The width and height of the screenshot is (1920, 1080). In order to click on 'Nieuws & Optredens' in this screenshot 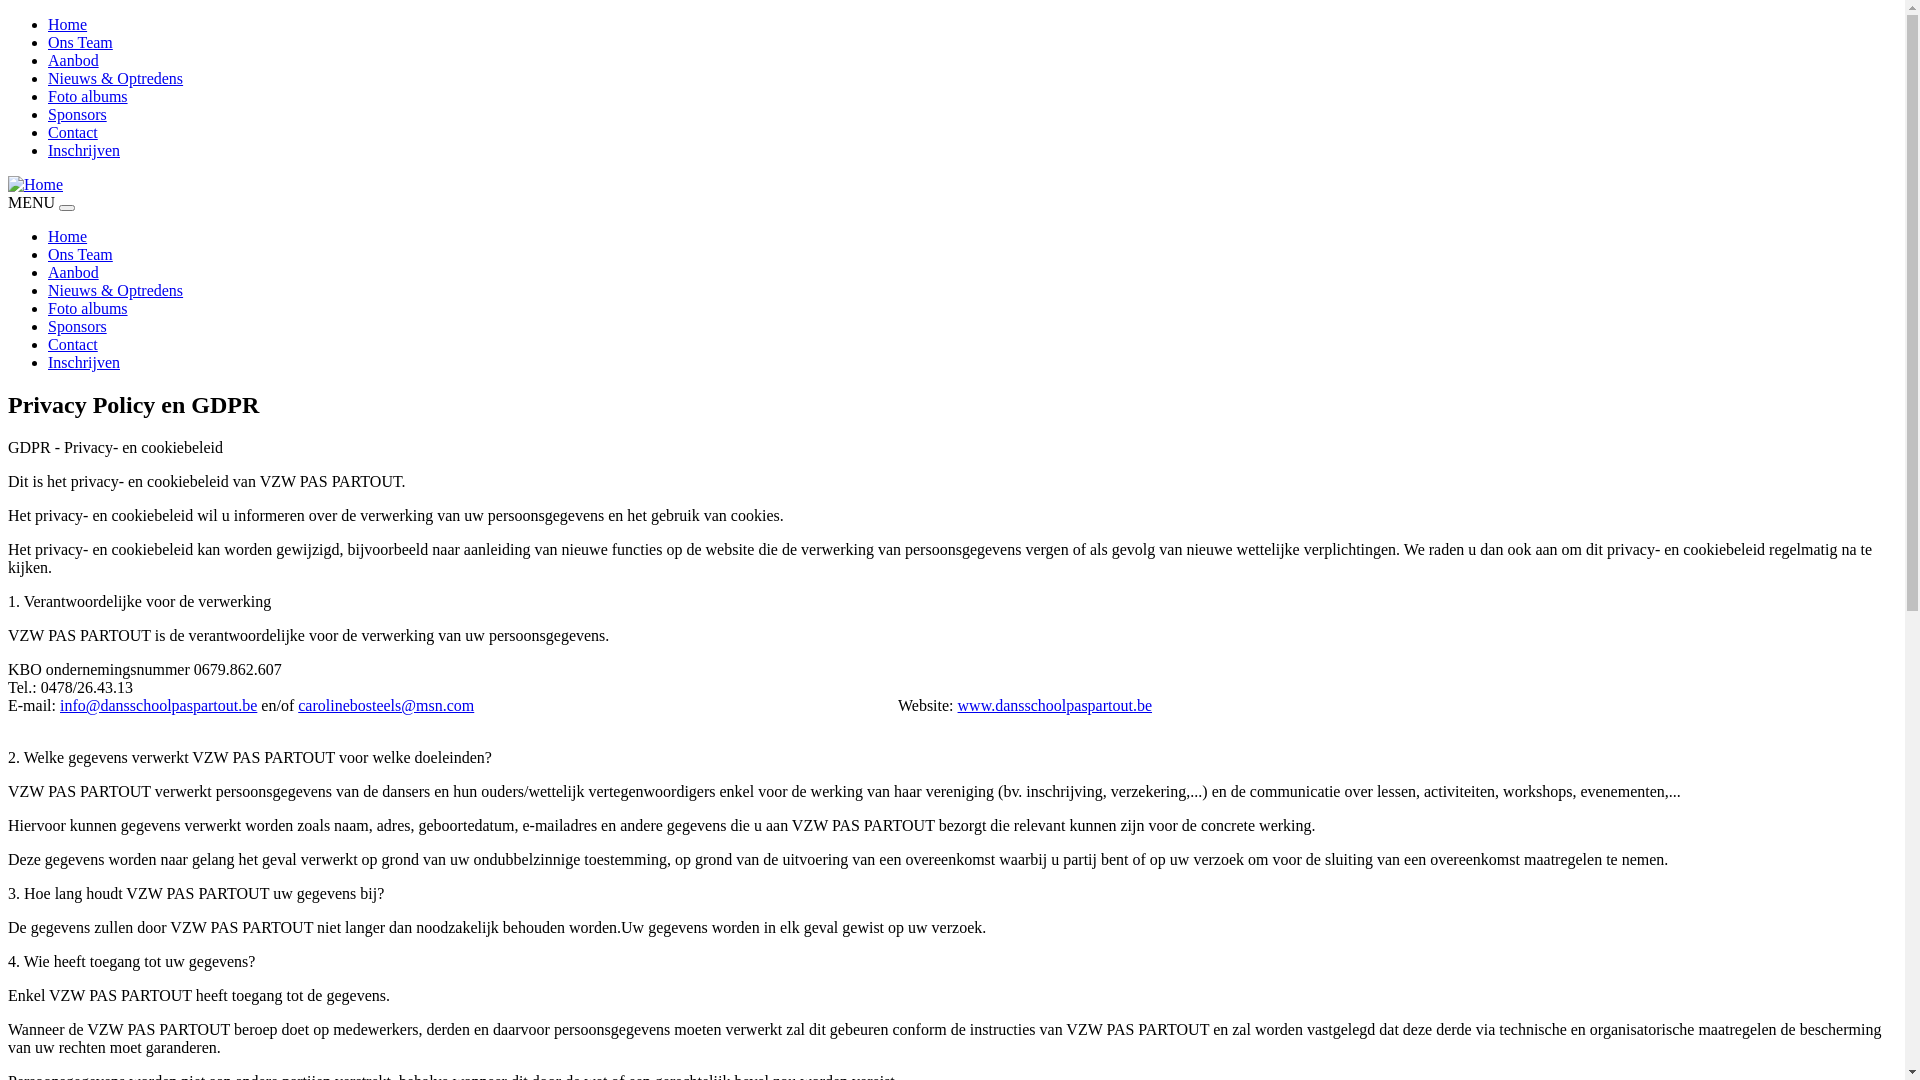, I will do `click(114, 290)`.